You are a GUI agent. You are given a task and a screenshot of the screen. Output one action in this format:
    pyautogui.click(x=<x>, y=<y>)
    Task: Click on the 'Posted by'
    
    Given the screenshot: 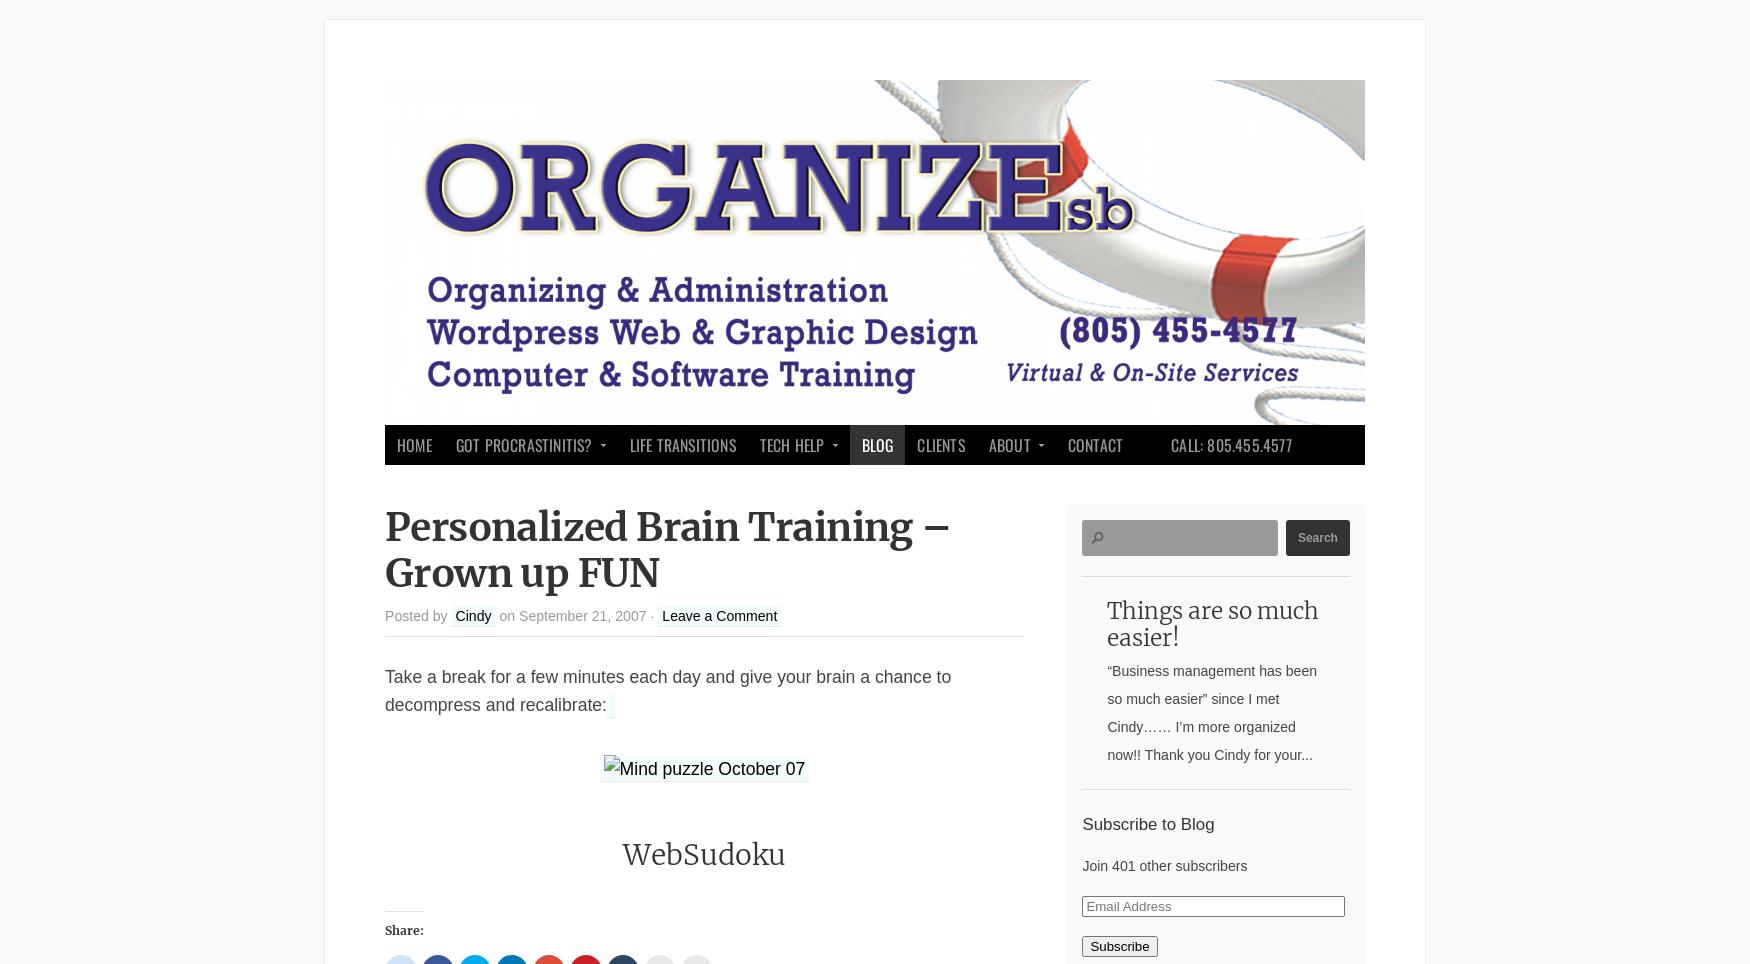 What is the action you would take?
    pyautogui.click(x=417, y=615)
    